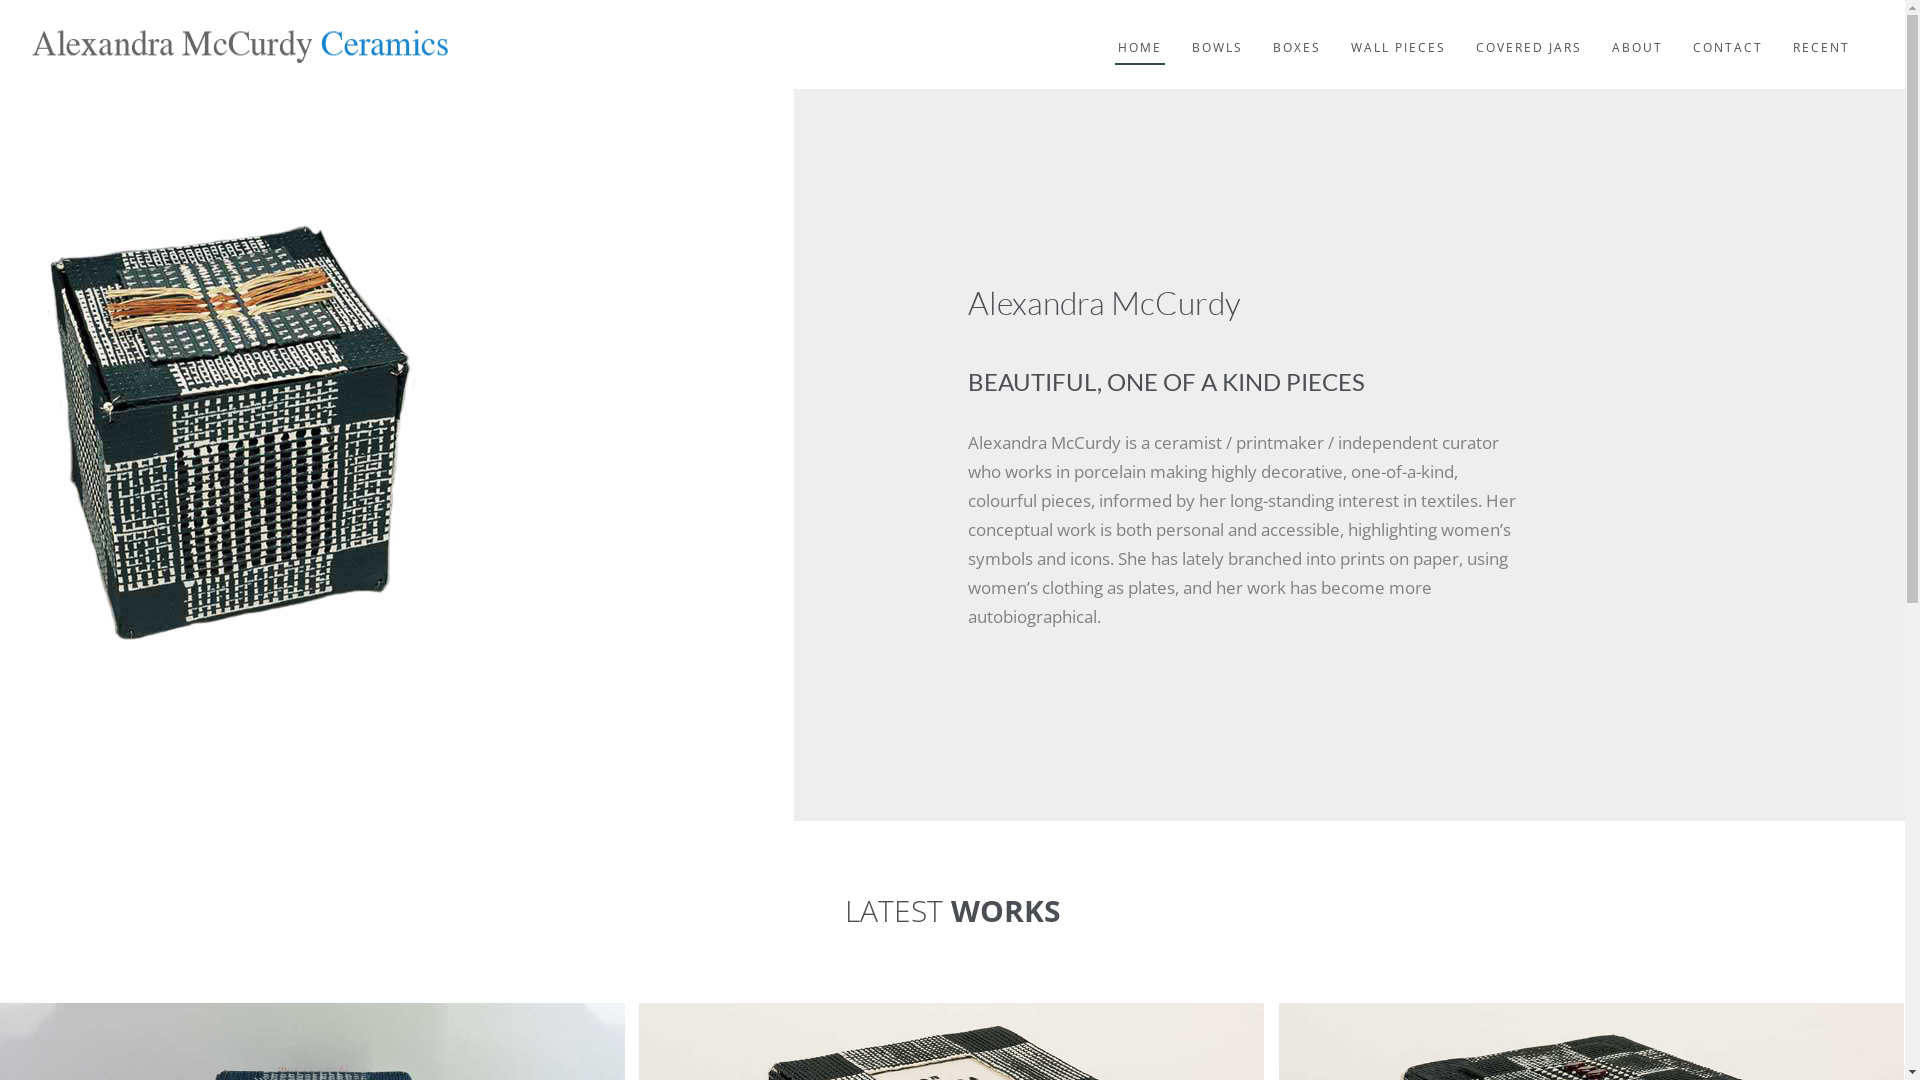 Image resolution: width=1920 pixels, height=1080 pixels. Describe the element at coordinates (1296, 32) in the screenshot. I see `'BOXES'` at that location.